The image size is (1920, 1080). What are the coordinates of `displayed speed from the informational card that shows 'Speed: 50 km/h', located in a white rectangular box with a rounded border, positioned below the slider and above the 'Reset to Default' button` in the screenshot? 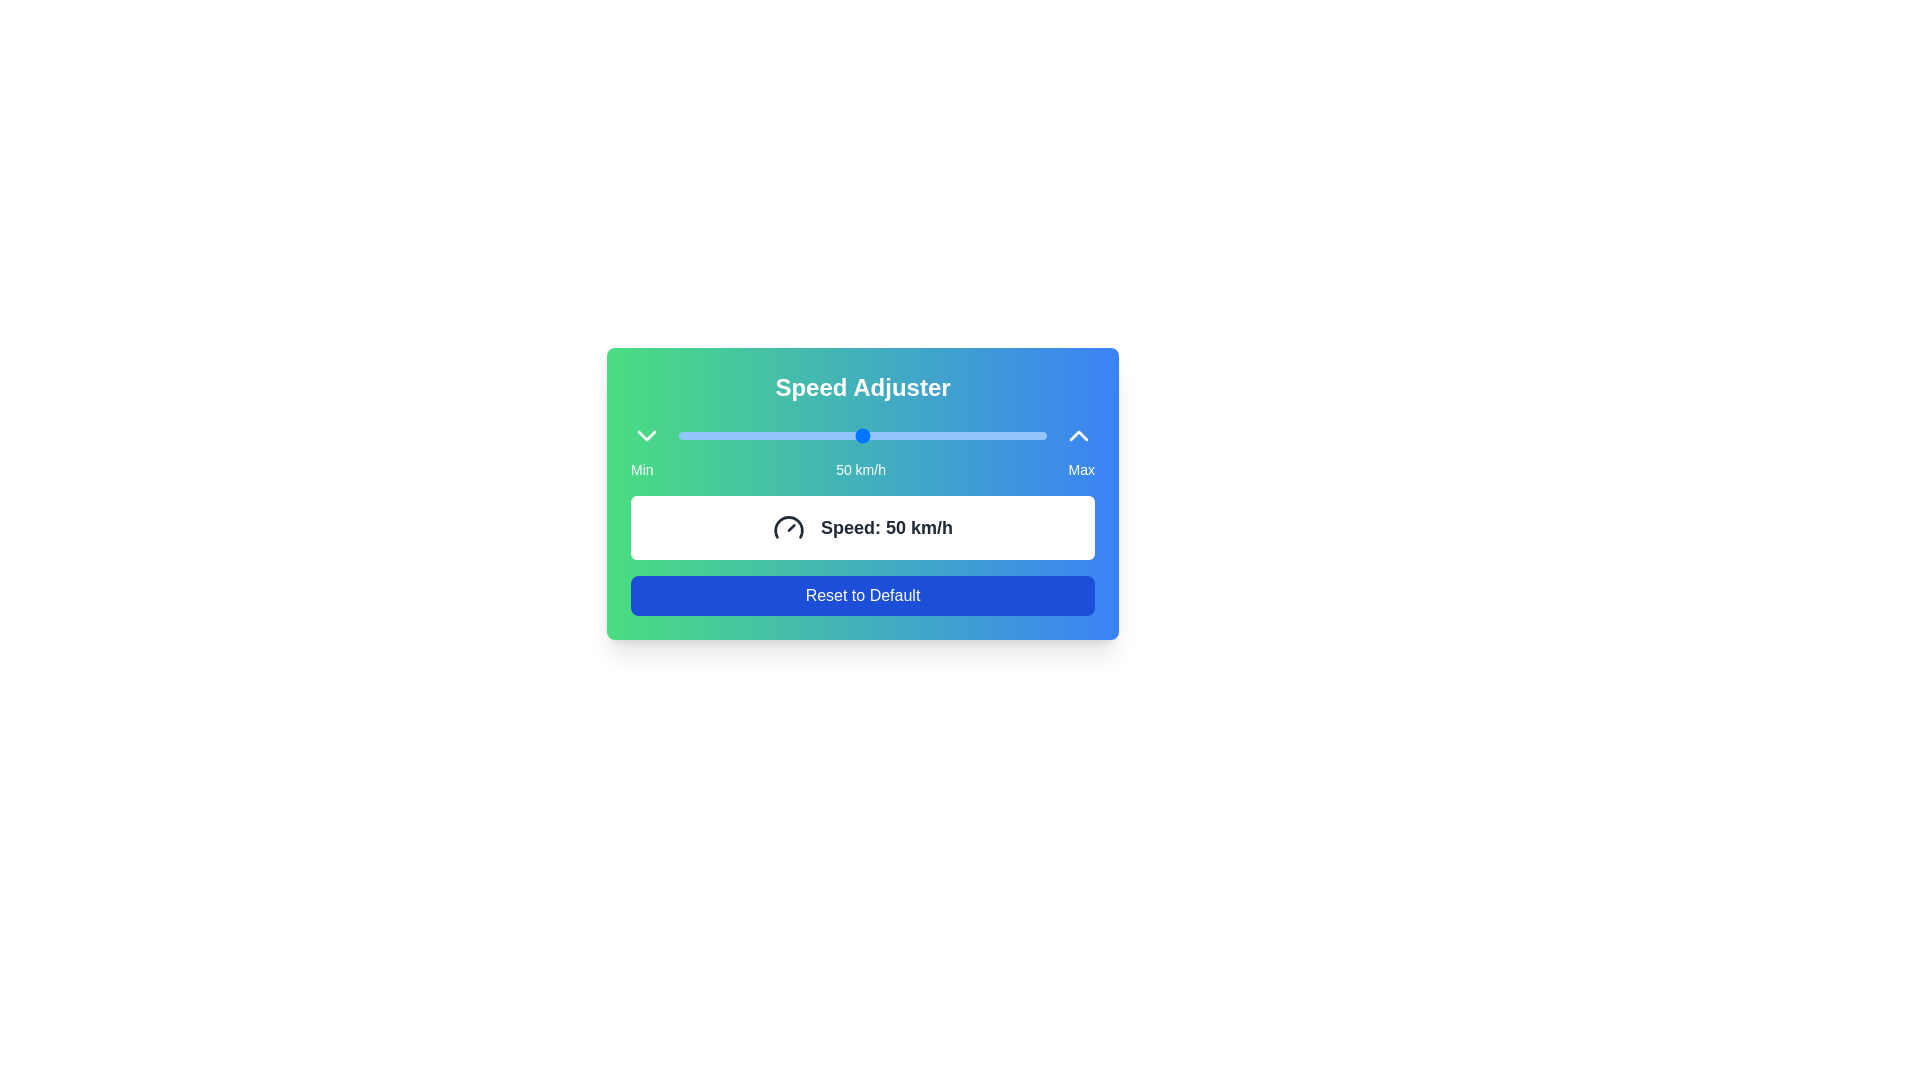 It's located at (863, 527).